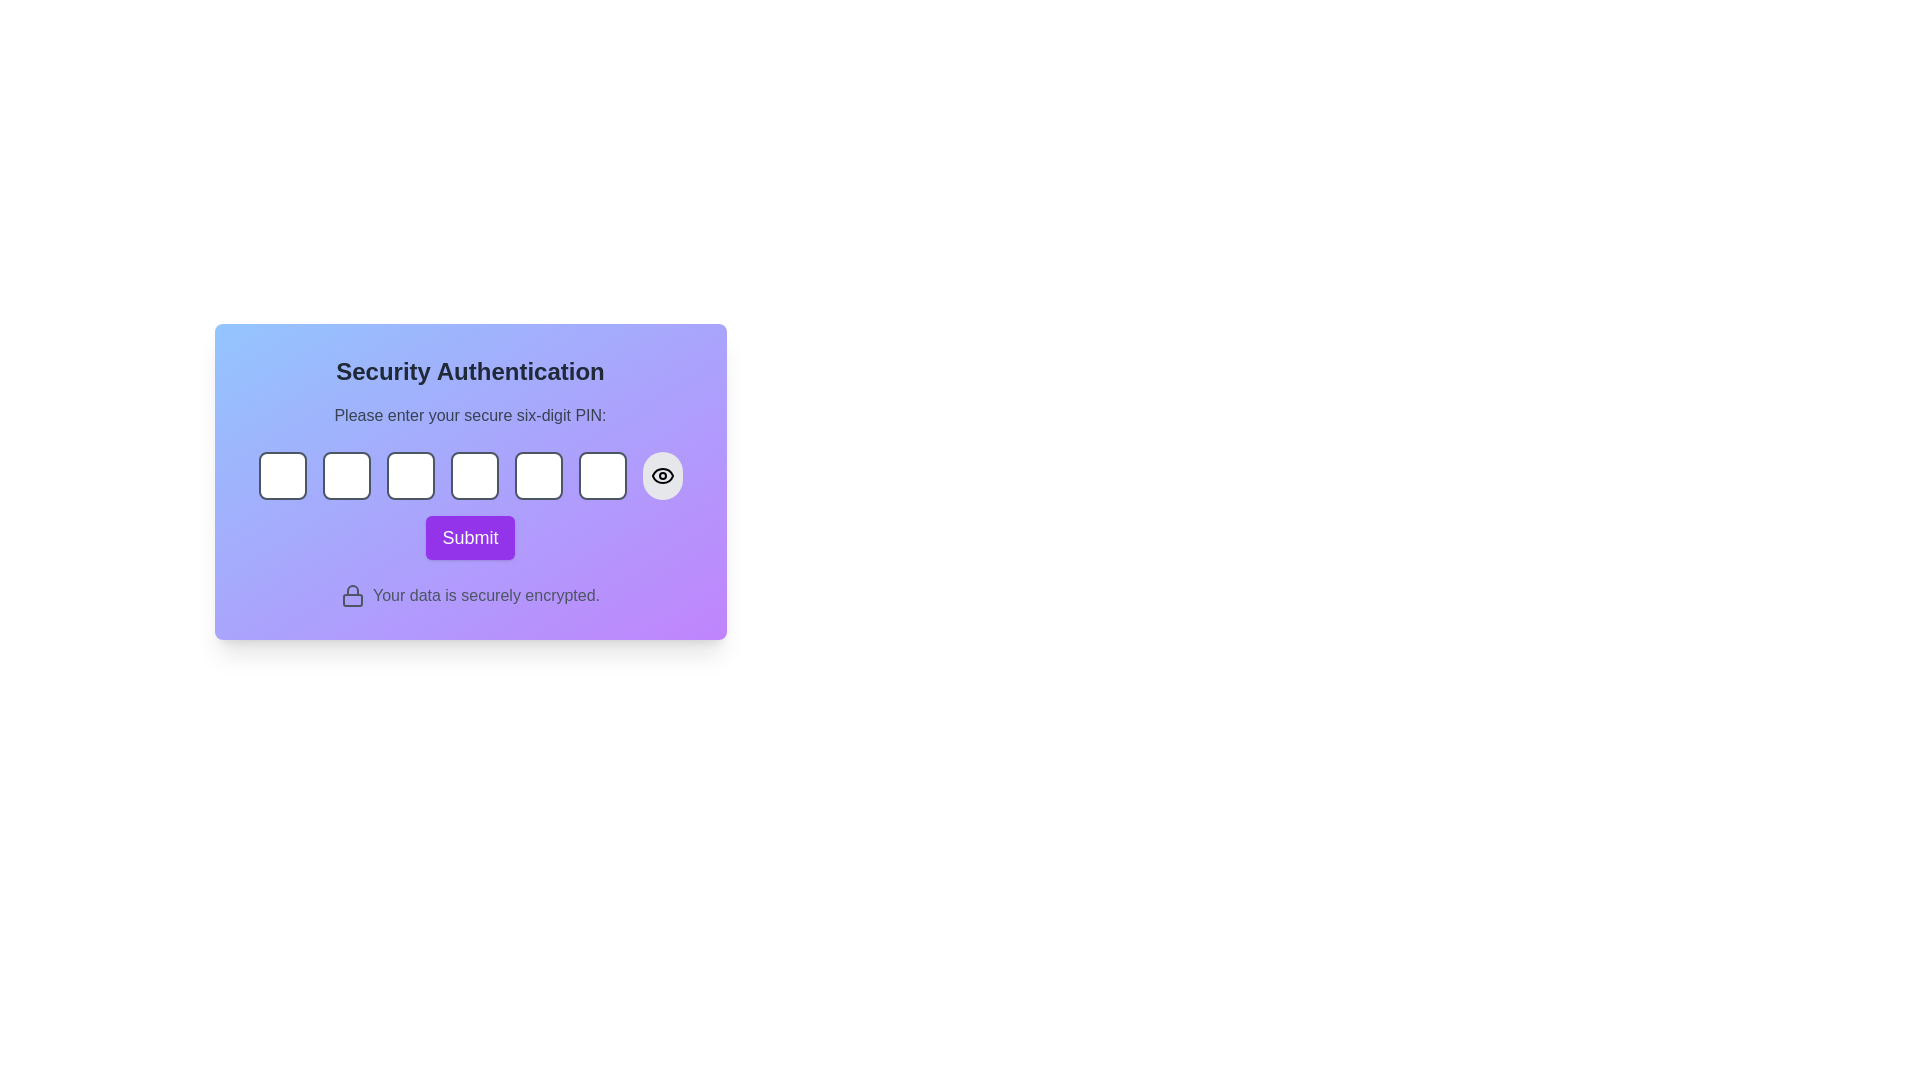 The height and width of the screenshot is (1080, 1920). Describe the element at coordinates (662, 475) in the screenshot. I see `the toggle visibility button located in the far-right corner of the row containing six input fields` at that location.